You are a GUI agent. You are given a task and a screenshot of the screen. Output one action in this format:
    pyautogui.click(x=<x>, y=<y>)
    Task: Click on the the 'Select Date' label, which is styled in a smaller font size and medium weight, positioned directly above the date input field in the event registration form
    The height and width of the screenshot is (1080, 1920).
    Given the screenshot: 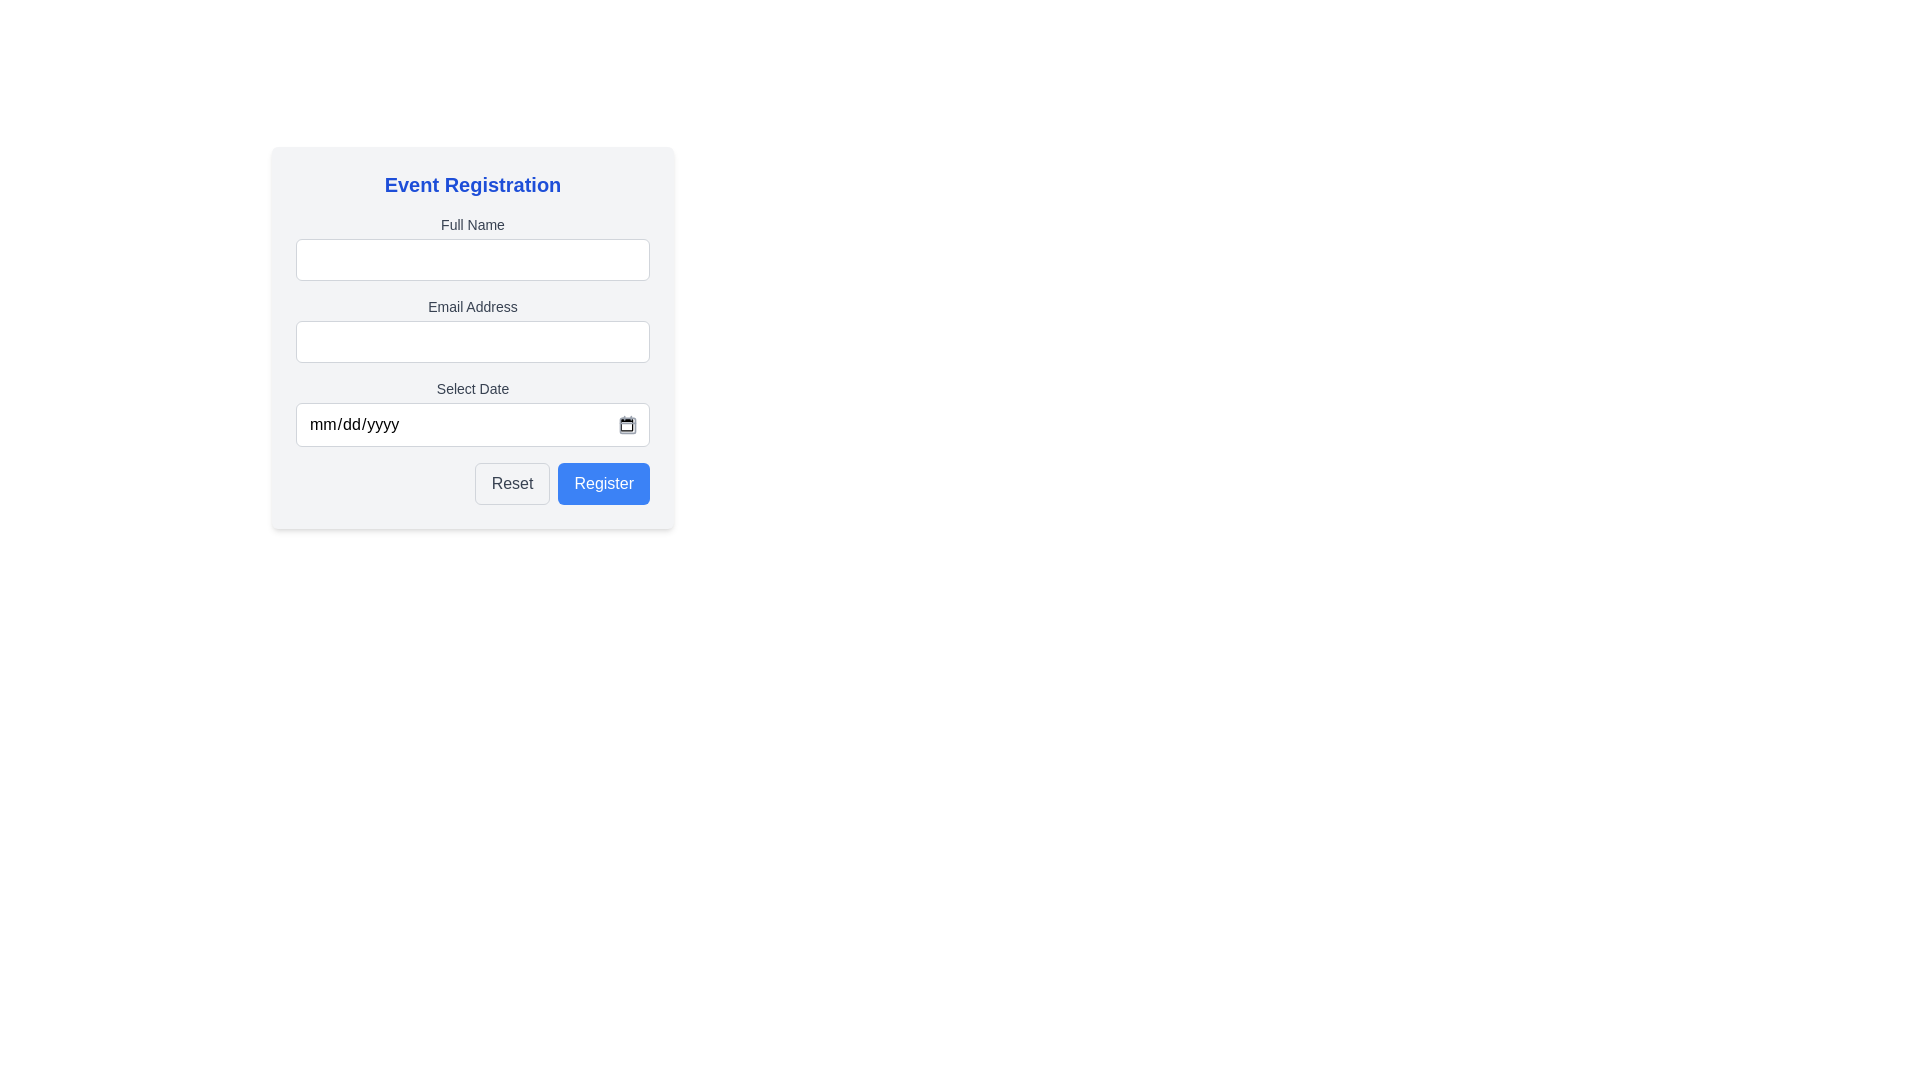 What is the action you would take?
    pyautogui.click(x=472, y=389)
    